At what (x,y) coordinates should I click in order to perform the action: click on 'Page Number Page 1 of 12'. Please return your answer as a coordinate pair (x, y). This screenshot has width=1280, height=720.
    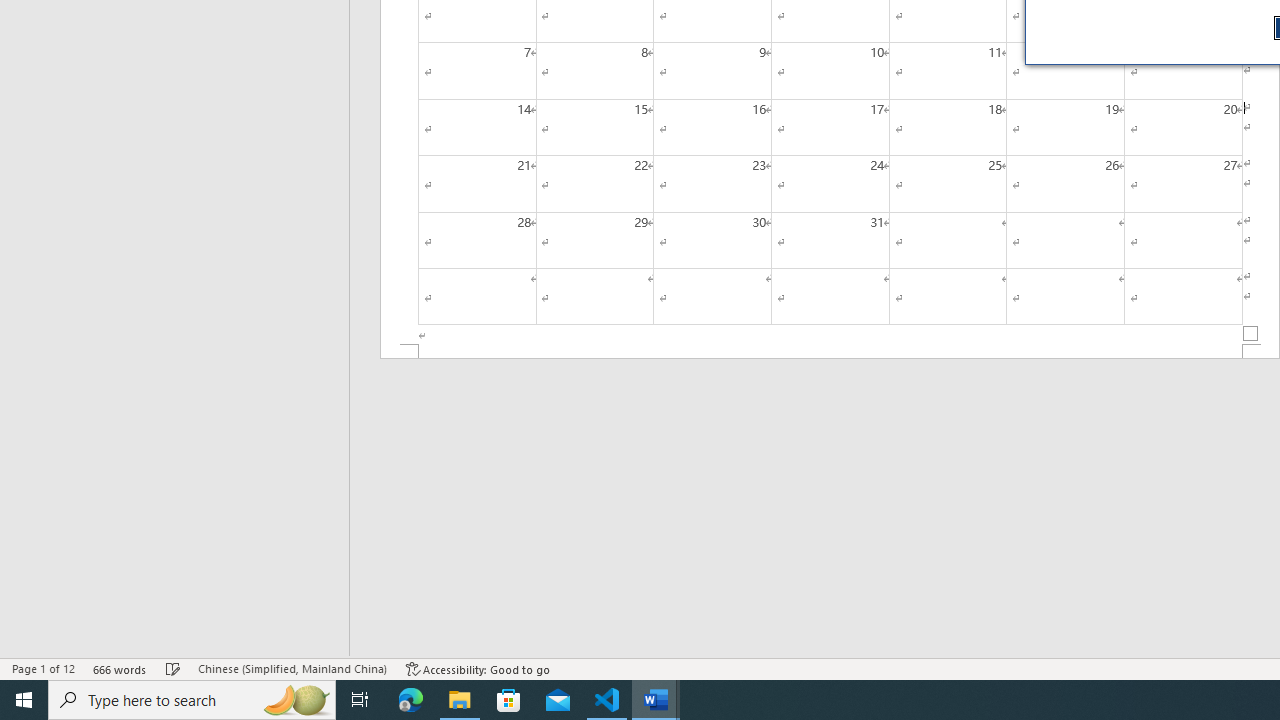
    Looking at the image, I should click on (43, 669).